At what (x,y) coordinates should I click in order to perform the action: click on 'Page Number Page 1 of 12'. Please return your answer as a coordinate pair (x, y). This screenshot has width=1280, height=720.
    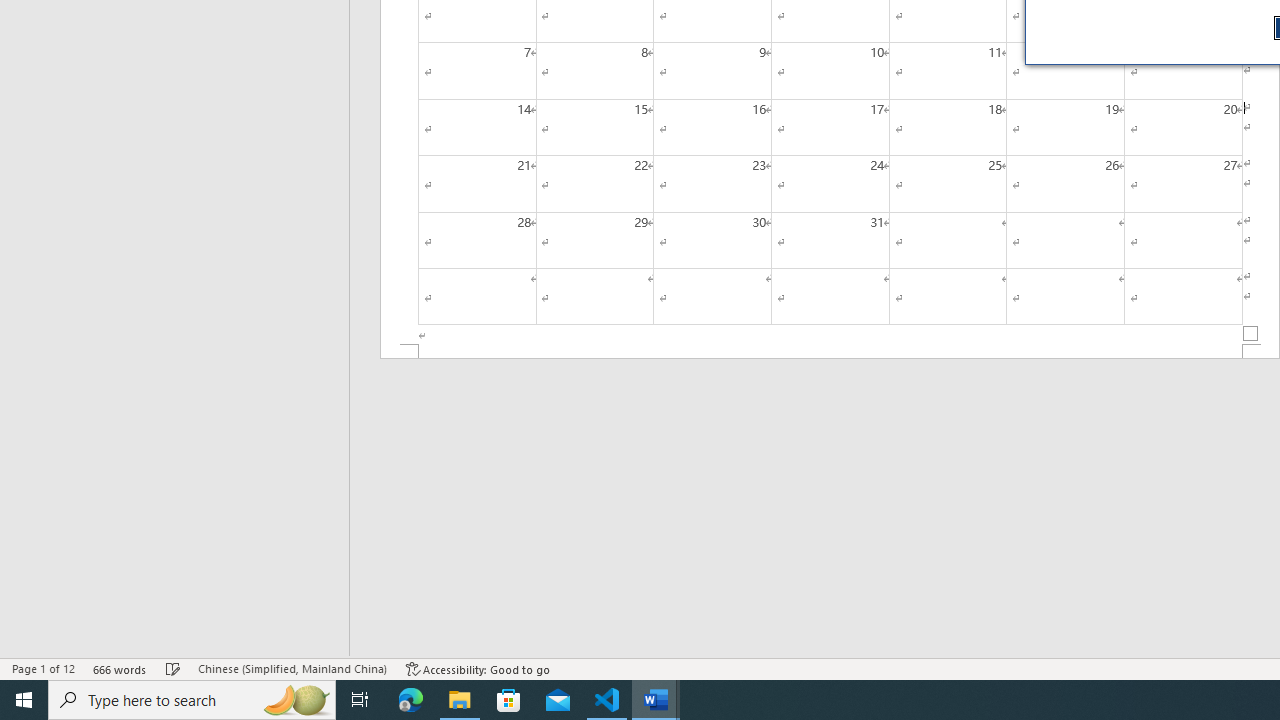
    Looking at the image, I should click on (43, 669).